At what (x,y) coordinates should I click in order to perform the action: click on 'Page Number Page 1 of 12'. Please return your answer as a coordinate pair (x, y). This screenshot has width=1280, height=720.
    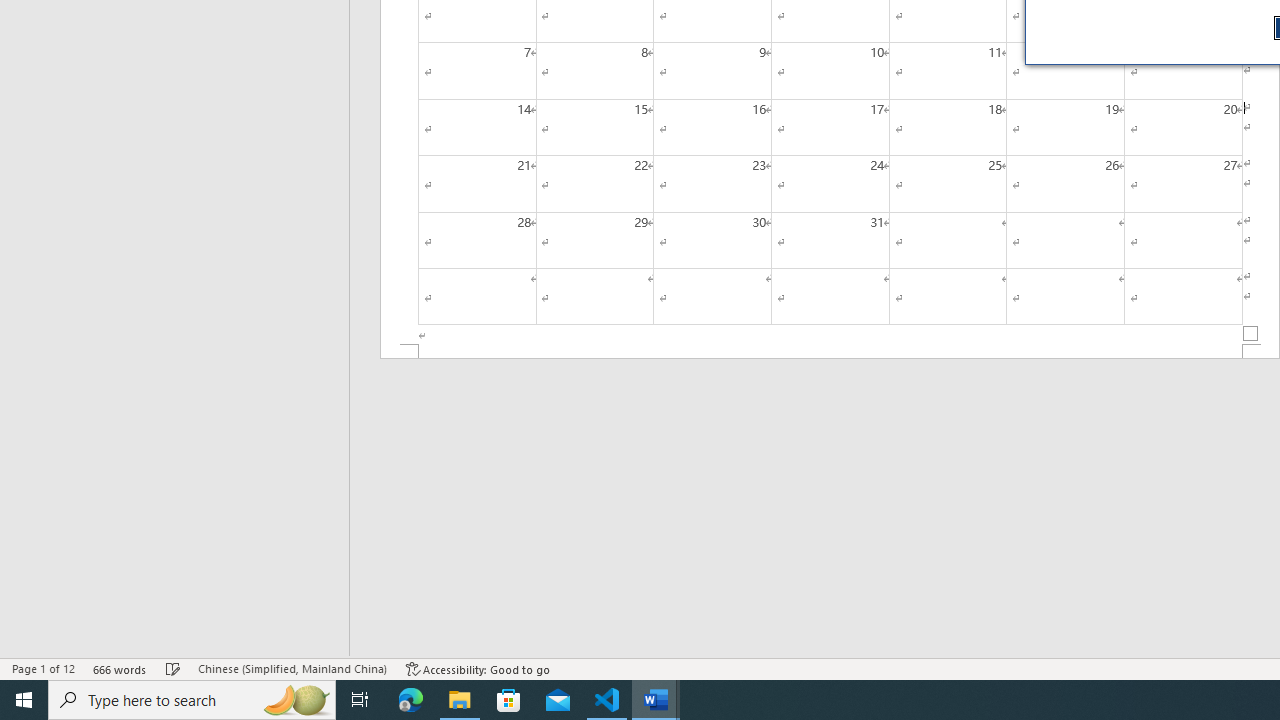
    Looking at the image, I should click on (43, 669).